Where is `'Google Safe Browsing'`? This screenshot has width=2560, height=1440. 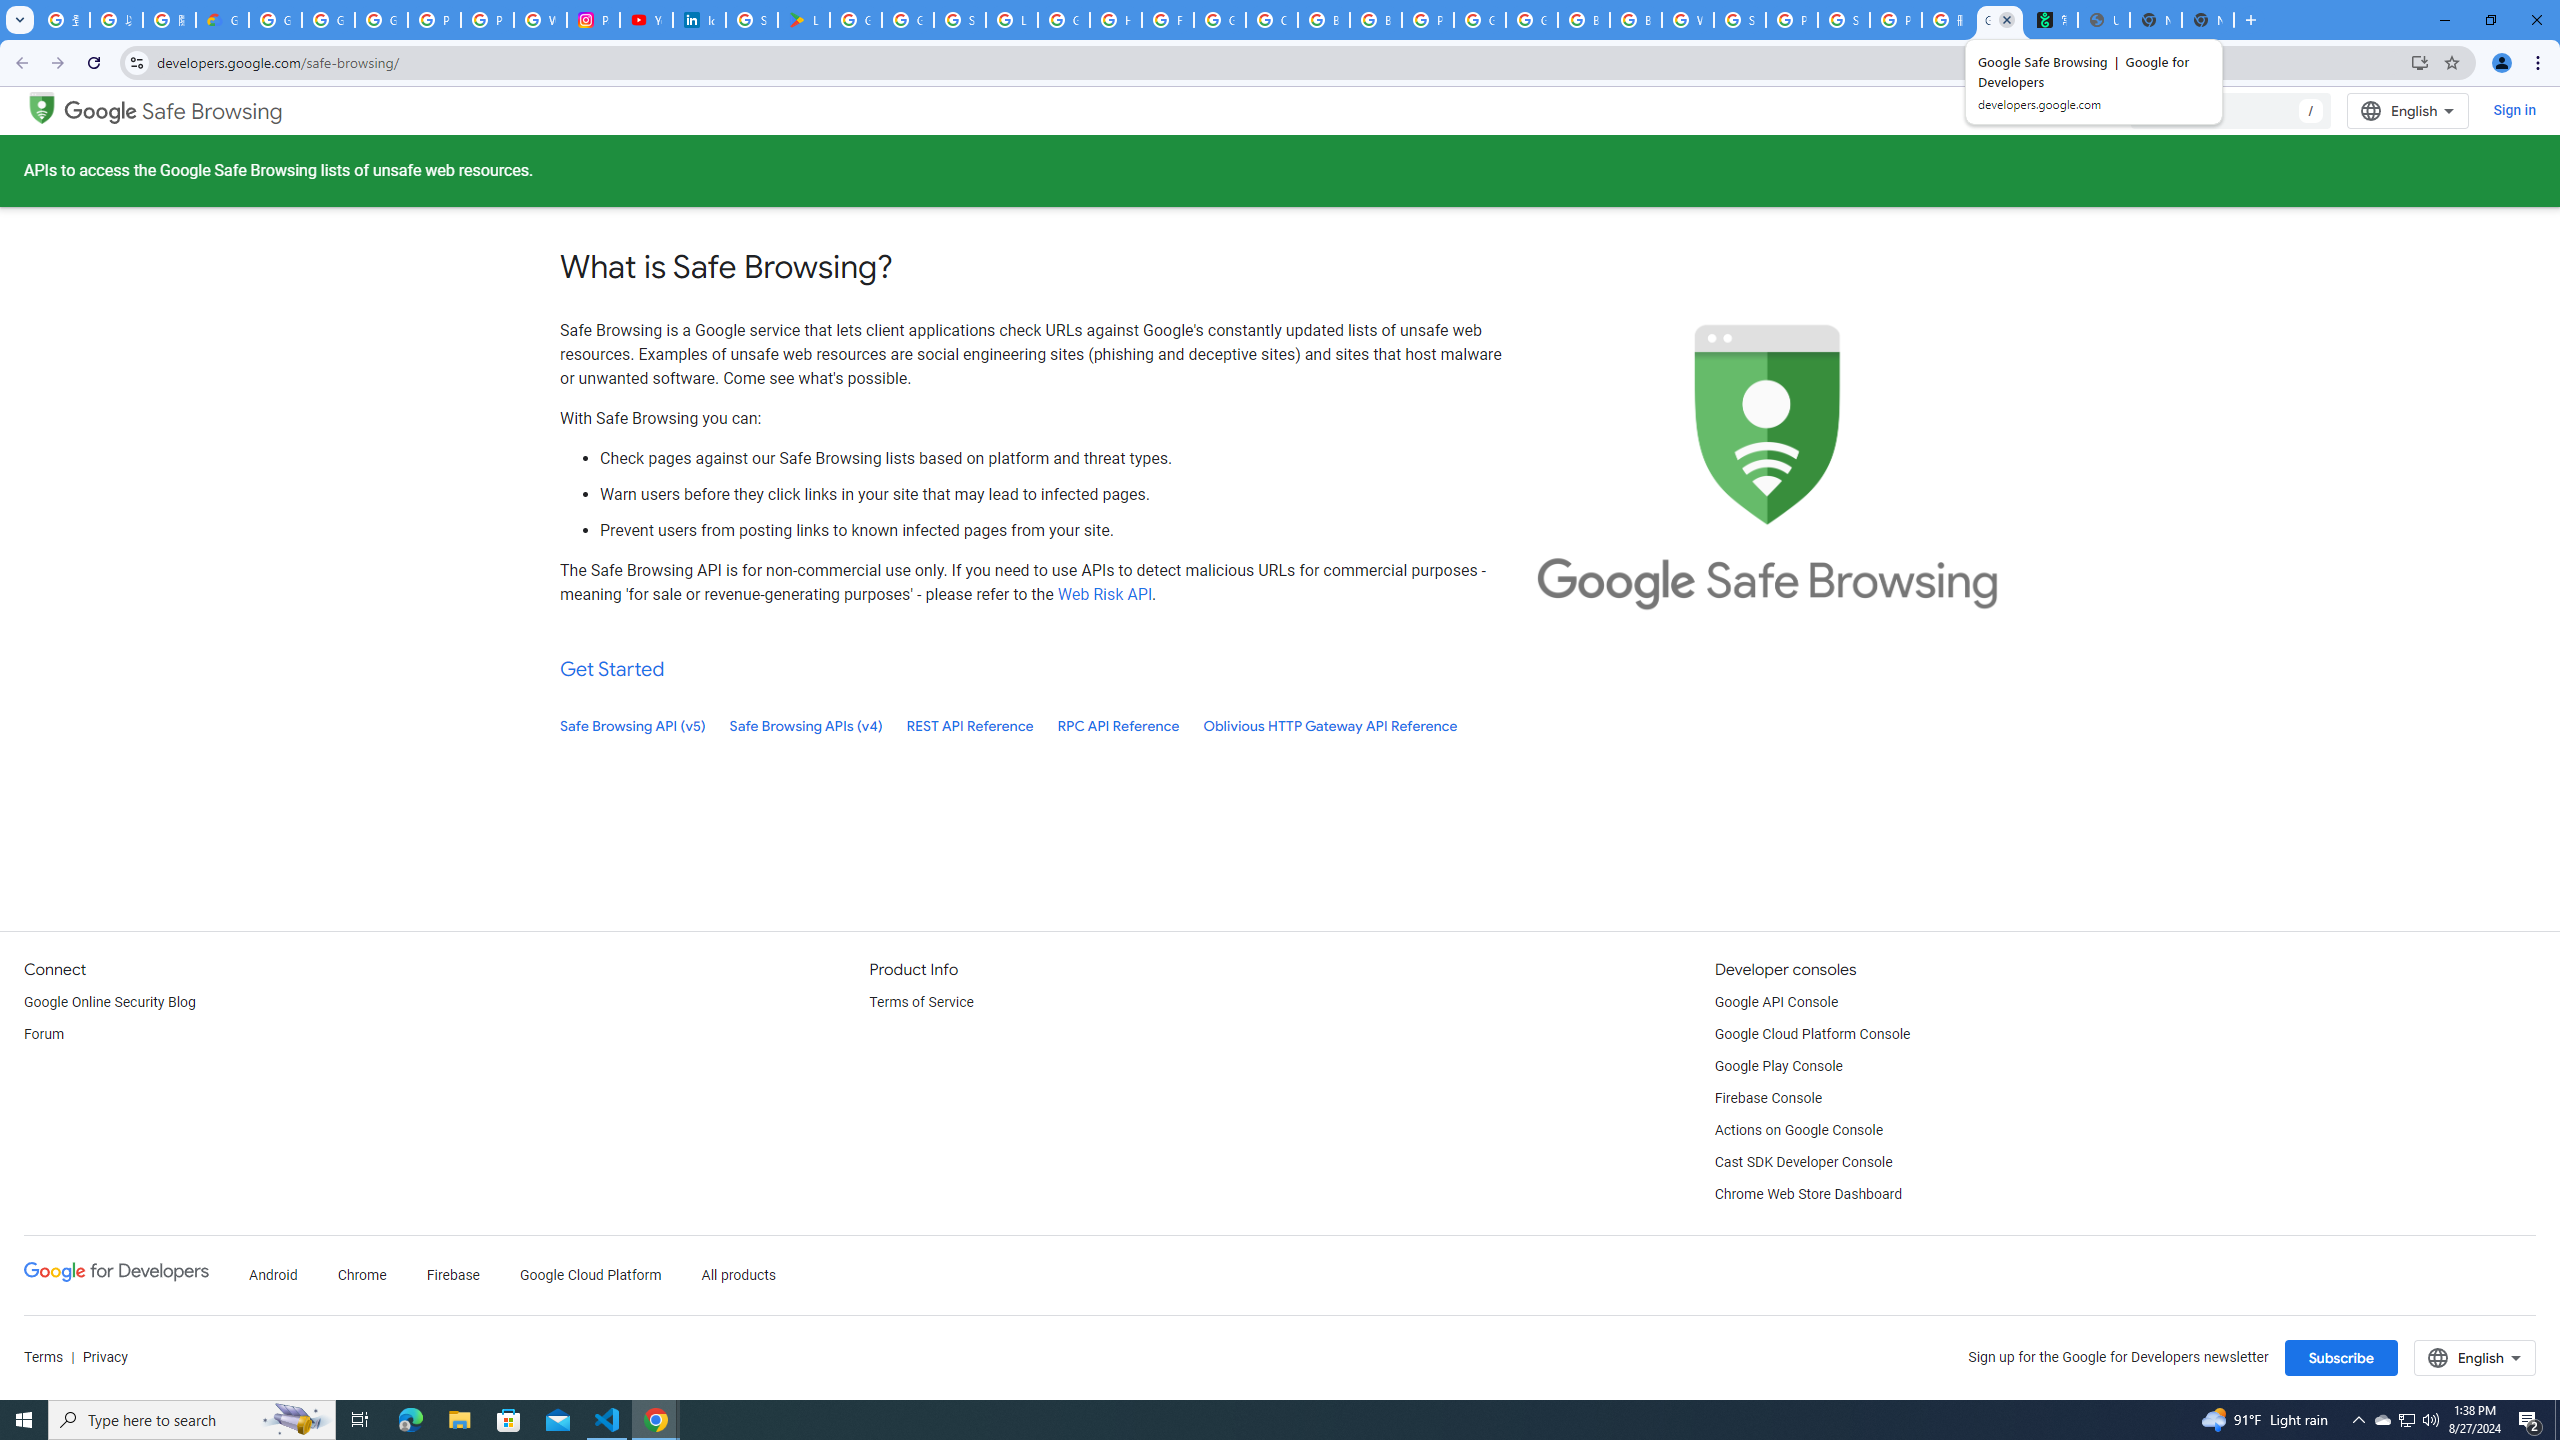
'Google Safe Browsing' is located at coordinates (174, 111).